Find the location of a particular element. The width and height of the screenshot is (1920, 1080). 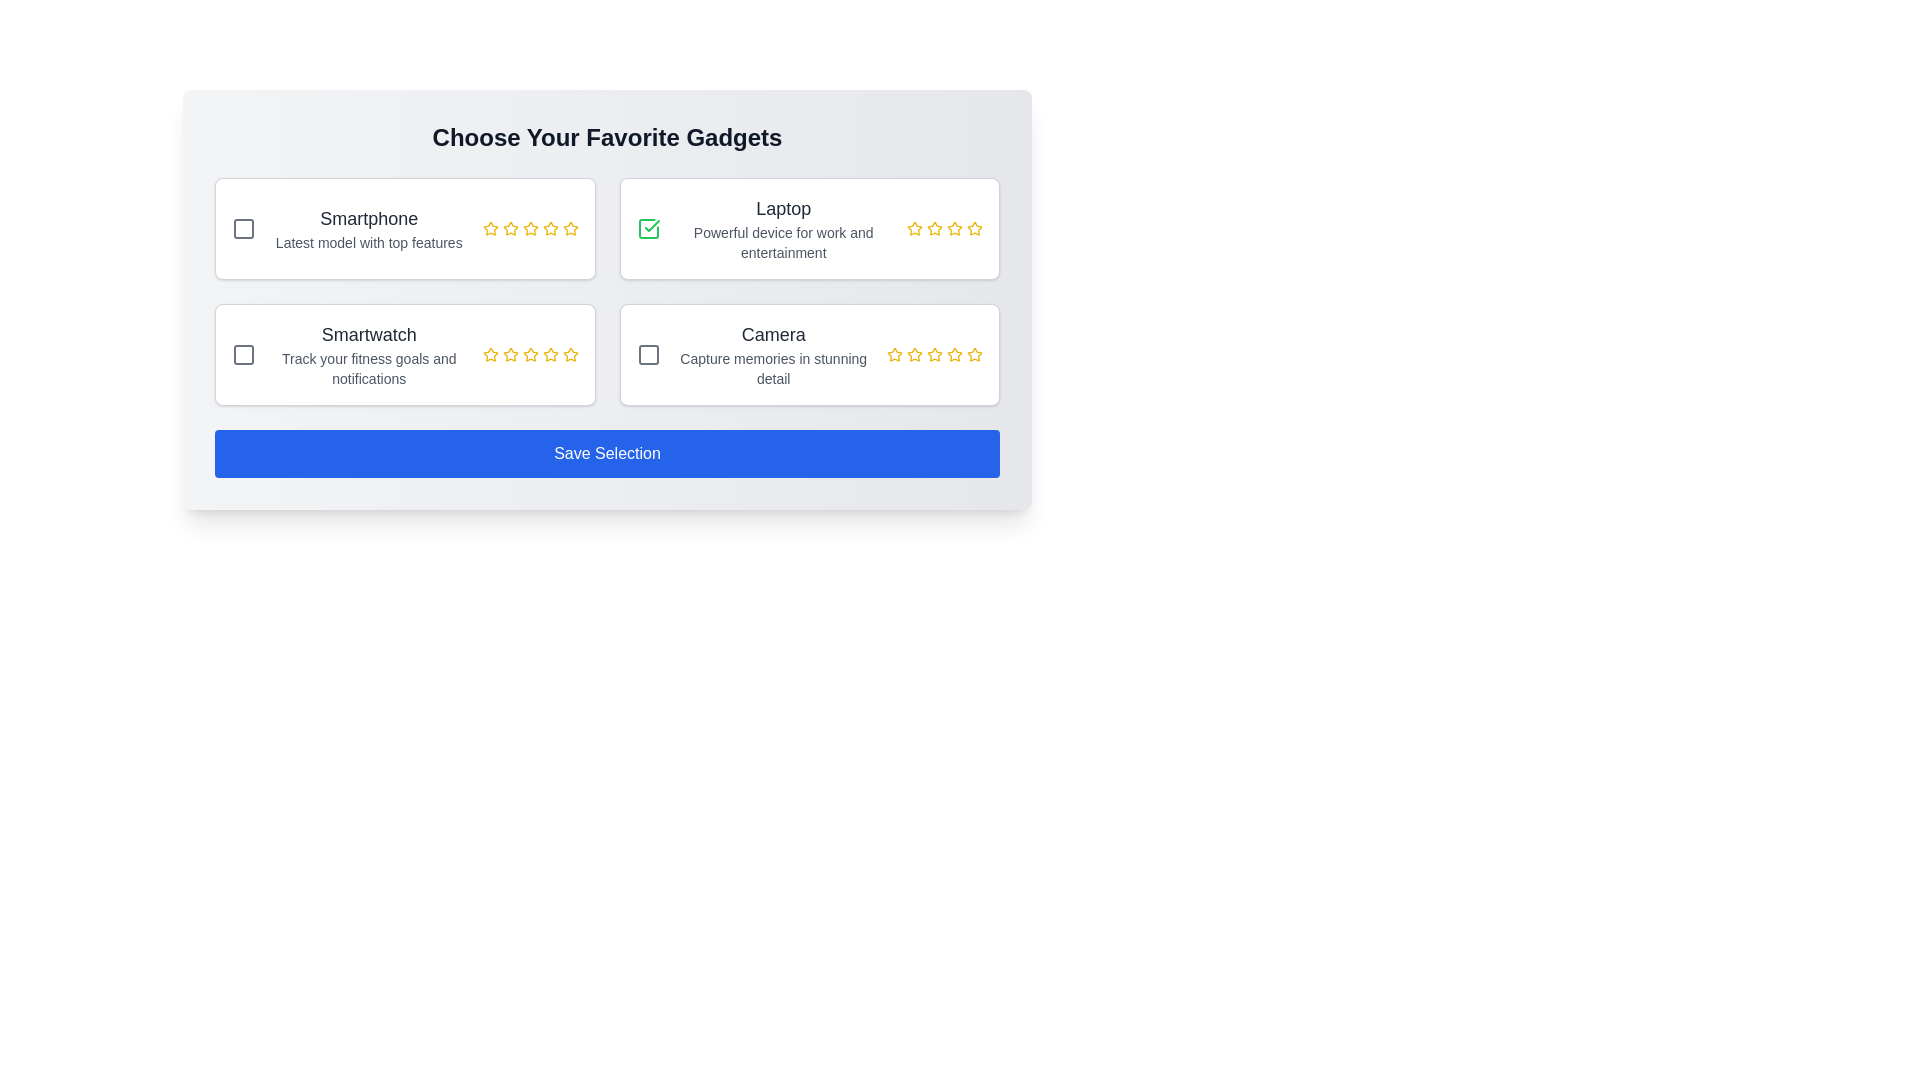

the third star from the left in the row of rating stars for the 'Smartwatch' item to rate it is located at coordinates (530, 353).